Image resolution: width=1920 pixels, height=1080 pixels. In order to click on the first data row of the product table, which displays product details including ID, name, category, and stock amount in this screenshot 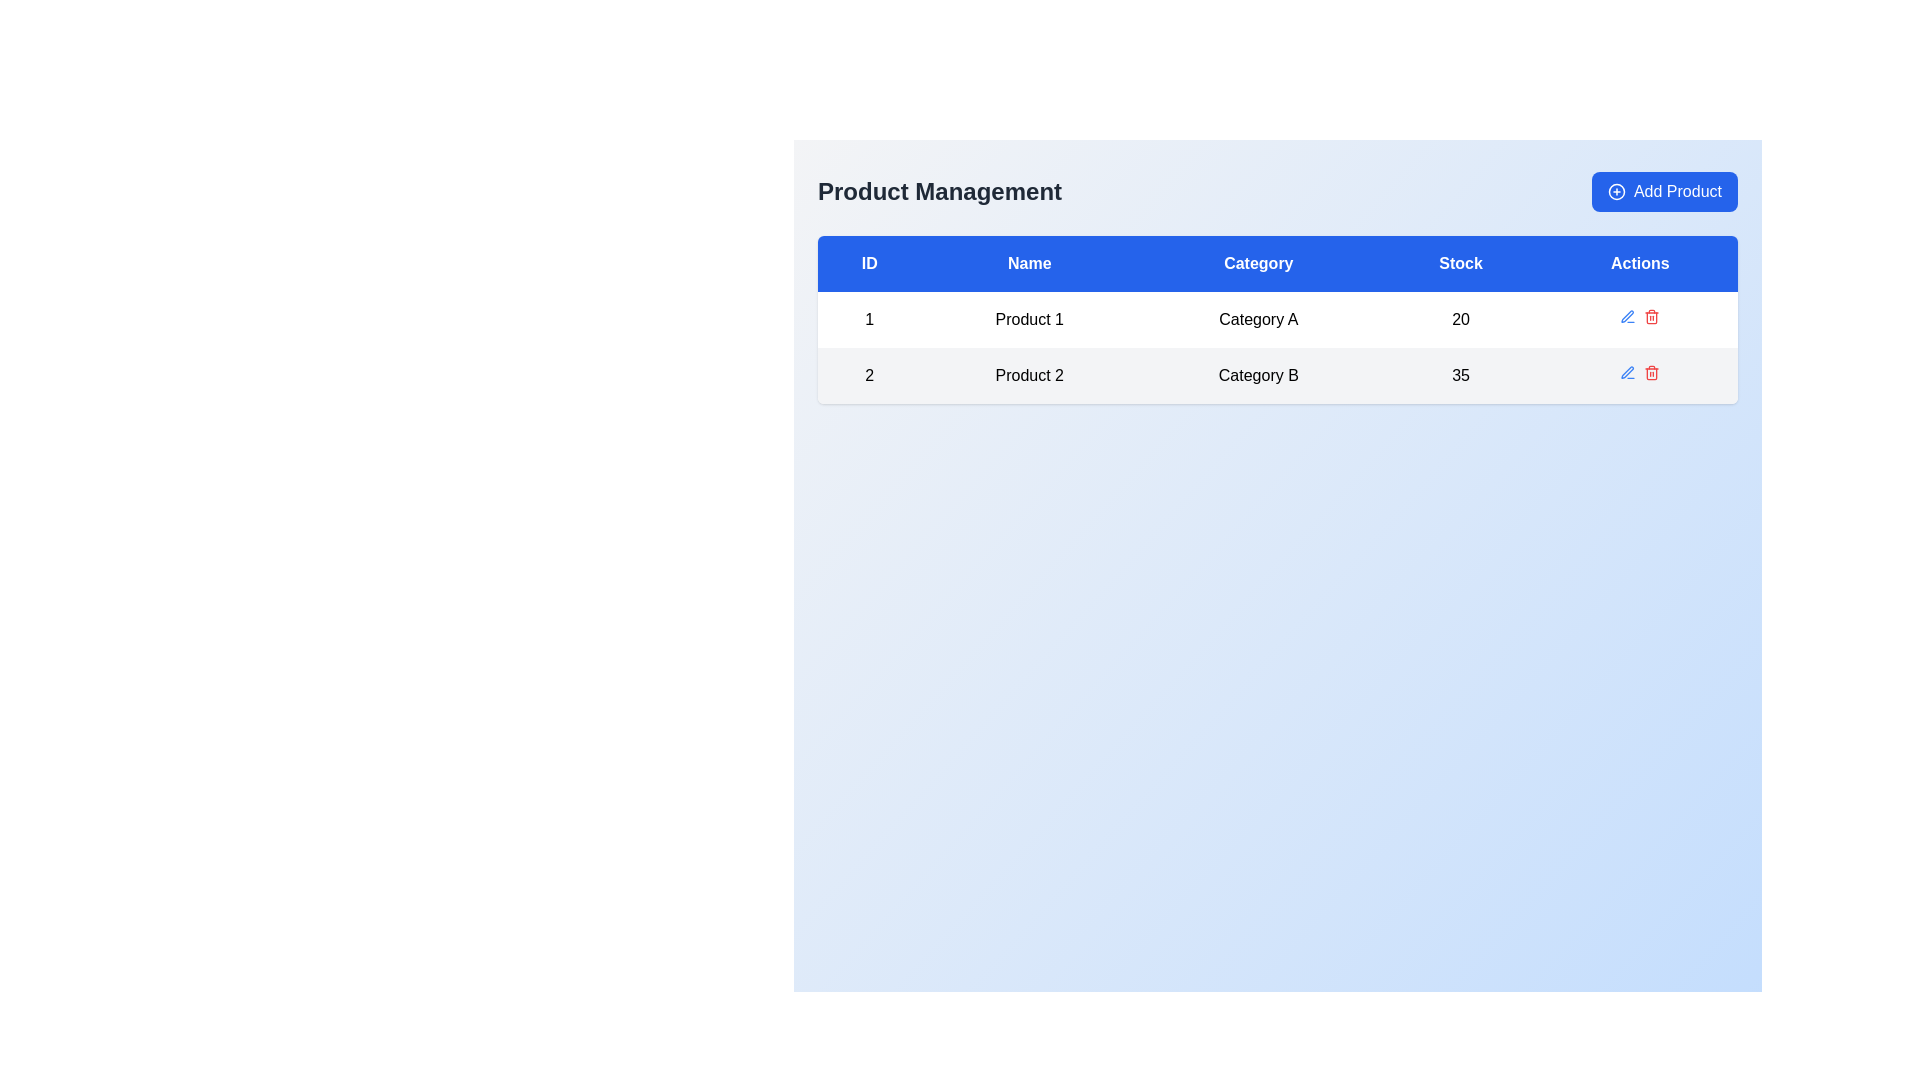, I will do `click(1276, 319)`.